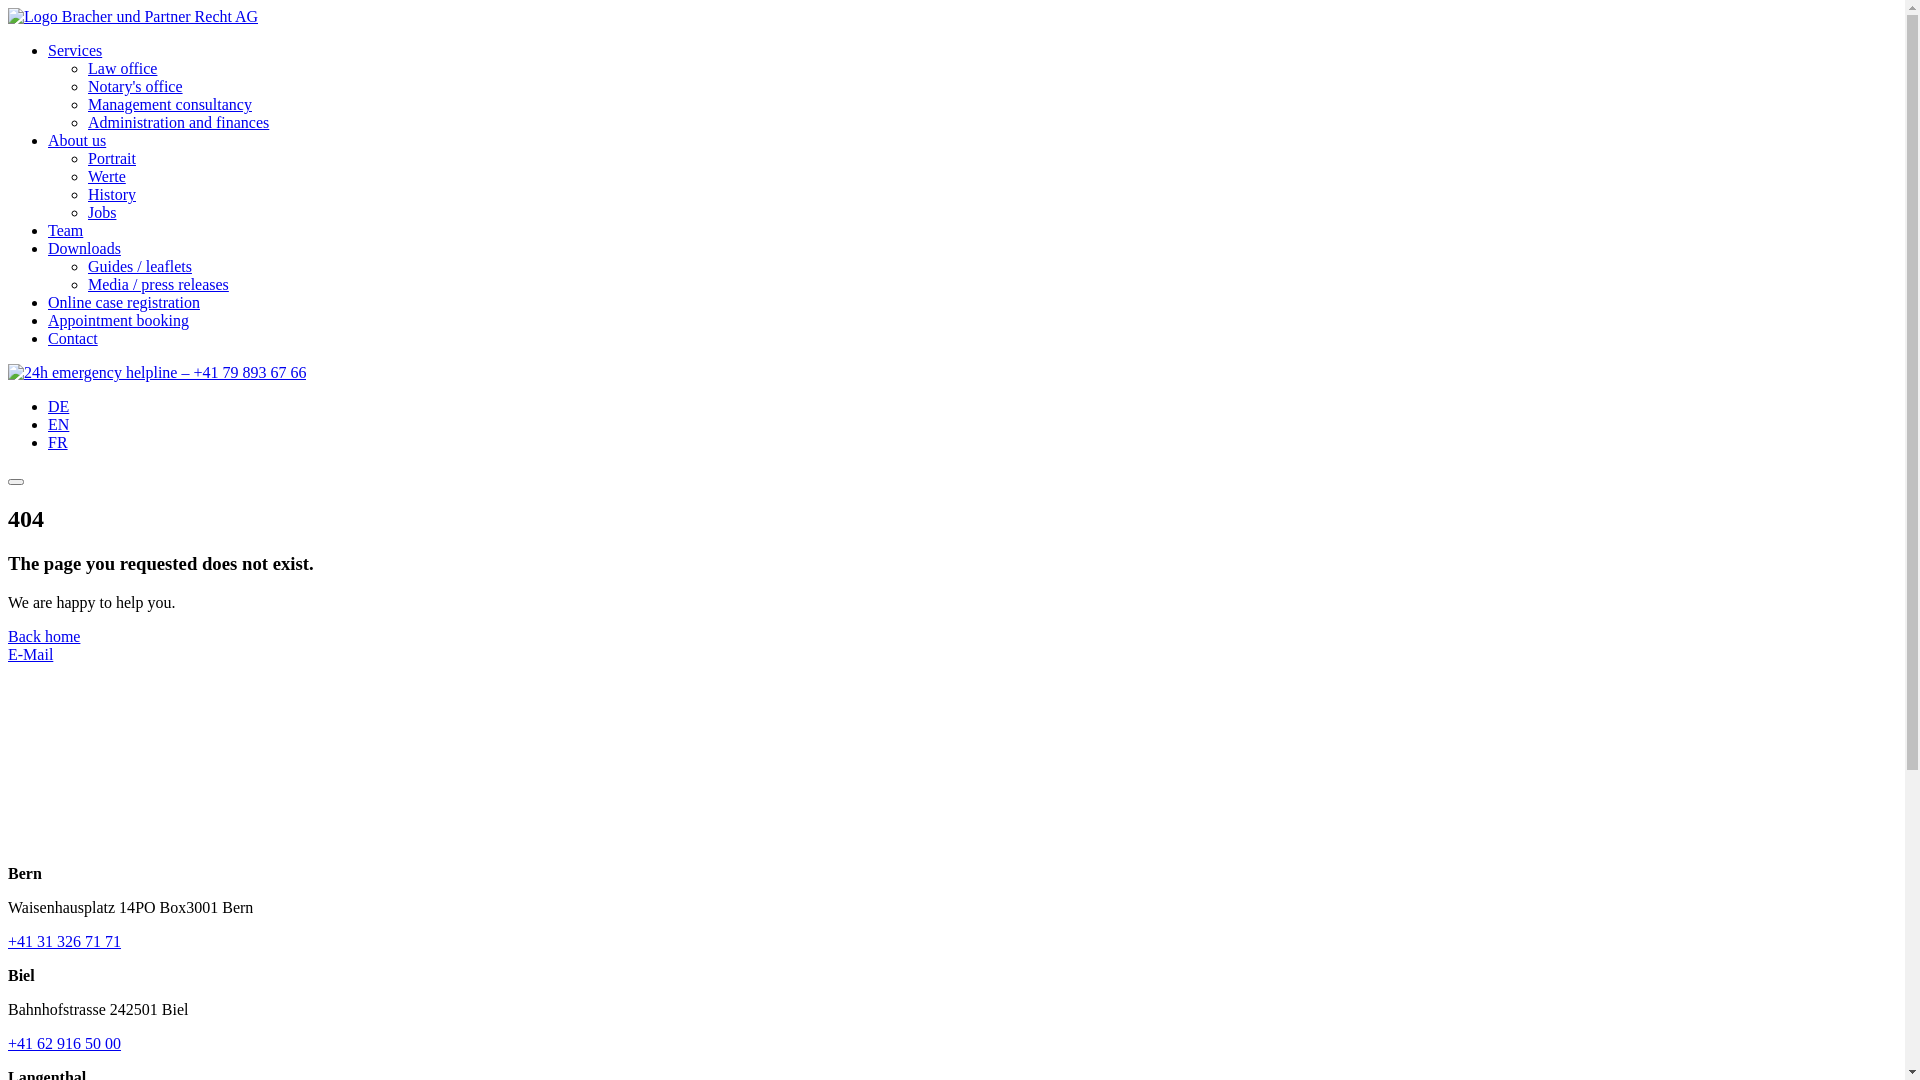  I want to click on 'Services', so click(75, 49).